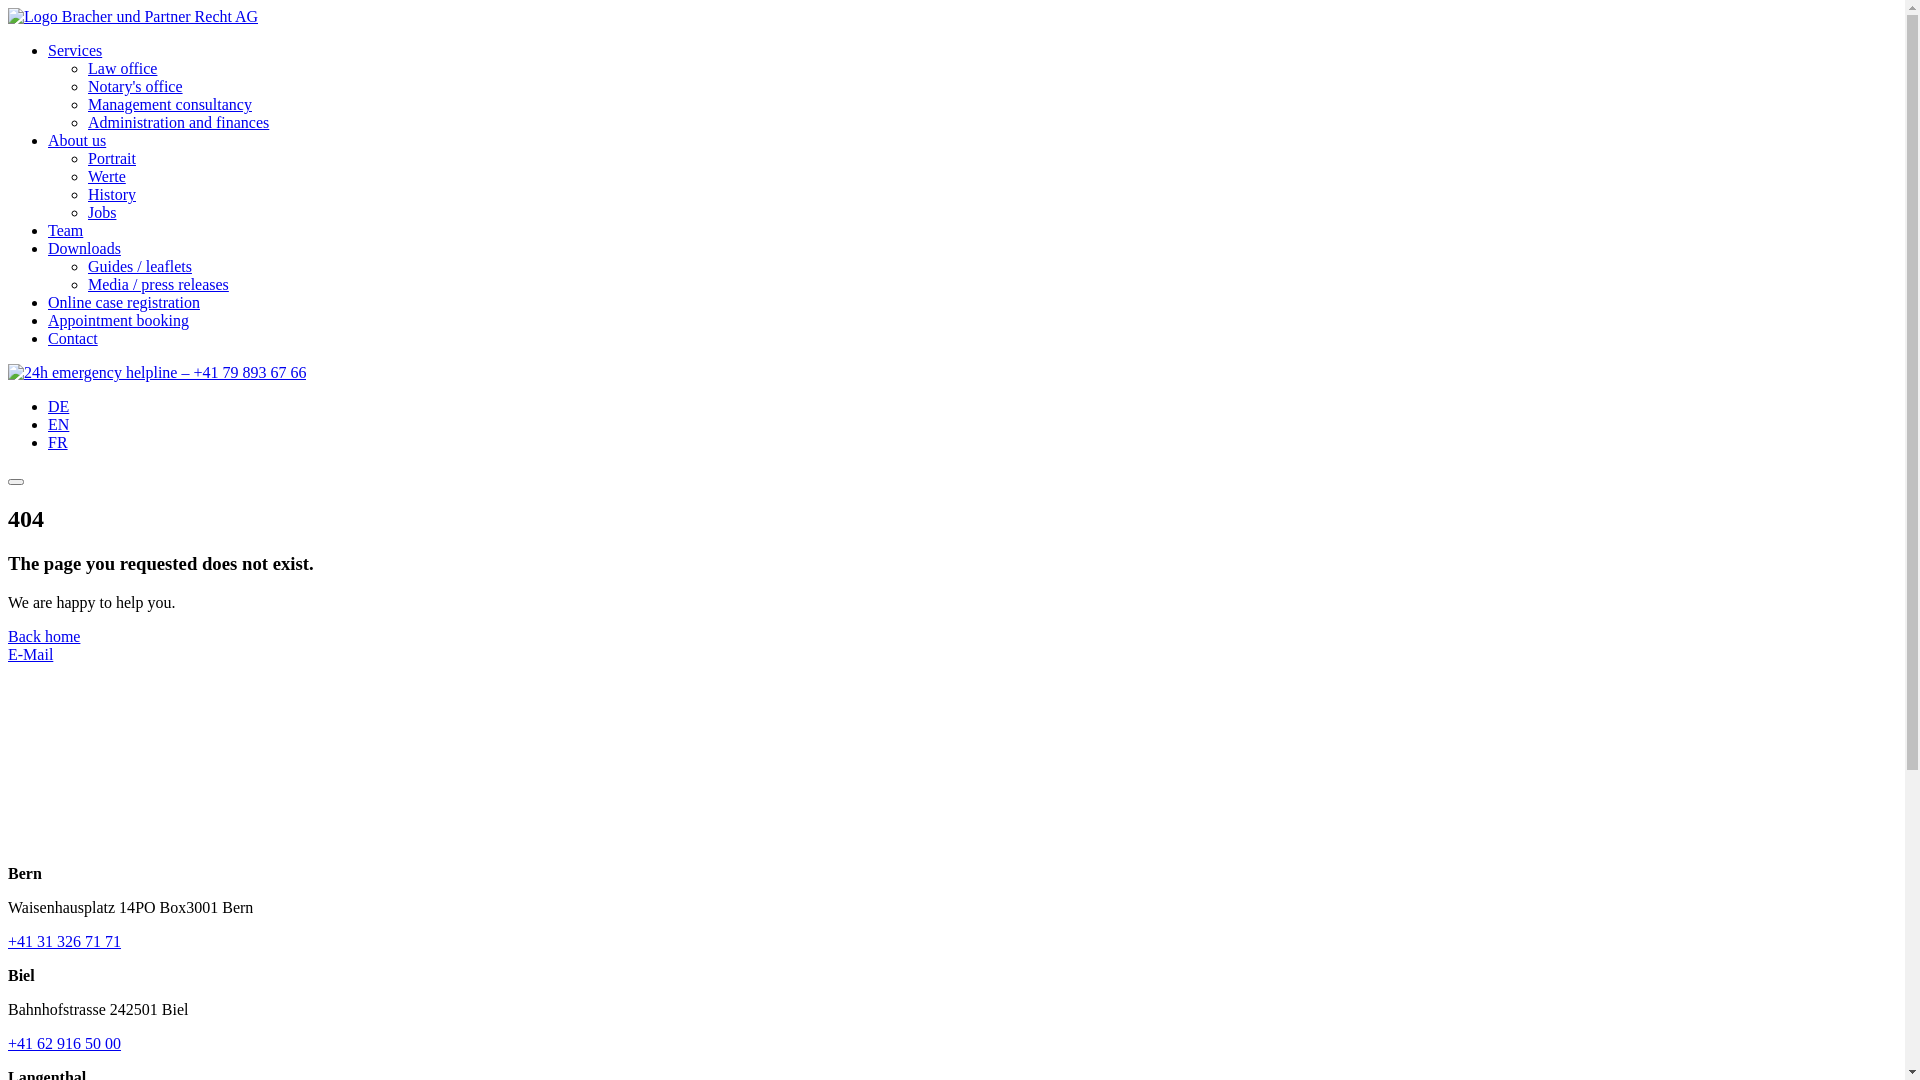  I want to click on 'Services', so click(75, 49).